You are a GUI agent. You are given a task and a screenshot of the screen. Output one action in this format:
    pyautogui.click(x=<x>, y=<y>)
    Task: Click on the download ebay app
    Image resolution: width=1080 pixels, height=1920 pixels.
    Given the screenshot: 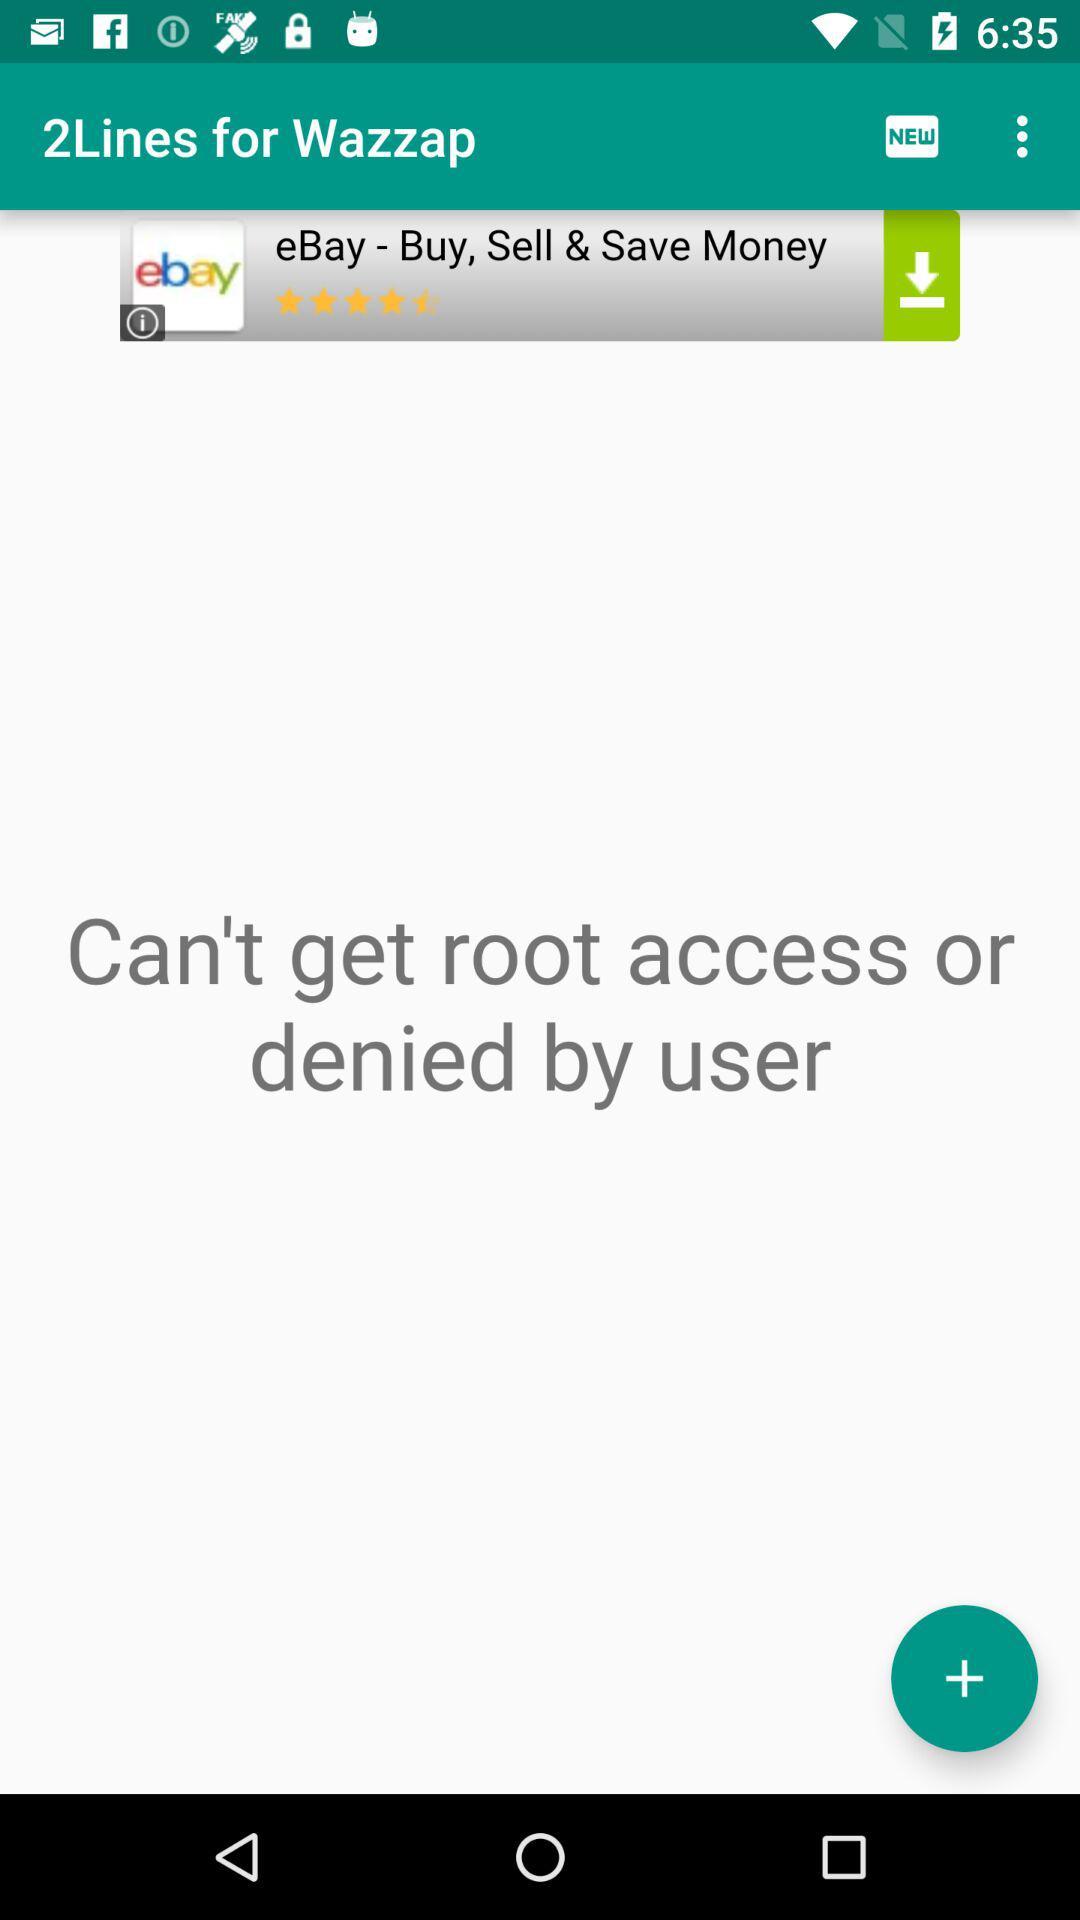 What is the action you would take?
    pyautogui.click(x=540, y=274)
    